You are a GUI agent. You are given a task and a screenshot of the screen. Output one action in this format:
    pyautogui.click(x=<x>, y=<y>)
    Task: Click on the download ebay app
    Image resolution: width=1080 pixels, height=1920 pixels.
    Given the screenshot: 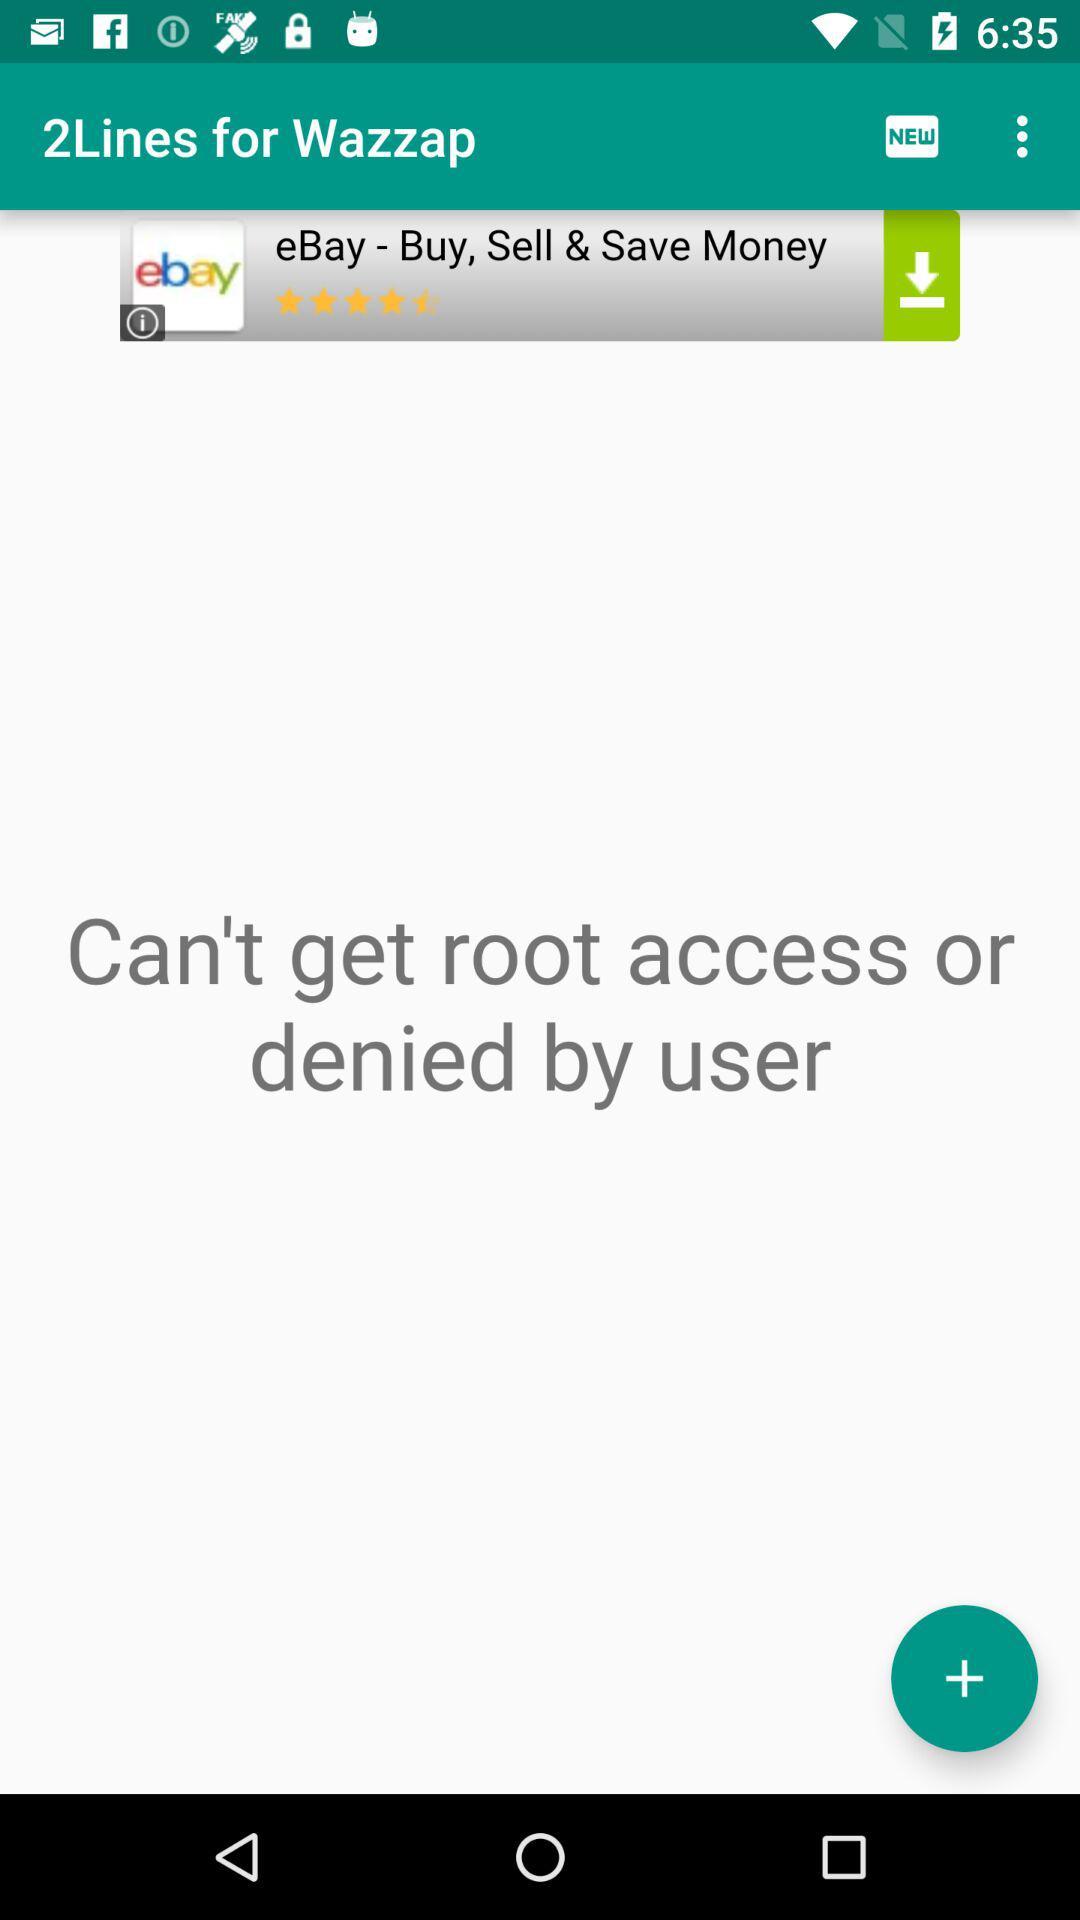 What is the action you would take?
    pyautogui.click(x=540, y=274)
    